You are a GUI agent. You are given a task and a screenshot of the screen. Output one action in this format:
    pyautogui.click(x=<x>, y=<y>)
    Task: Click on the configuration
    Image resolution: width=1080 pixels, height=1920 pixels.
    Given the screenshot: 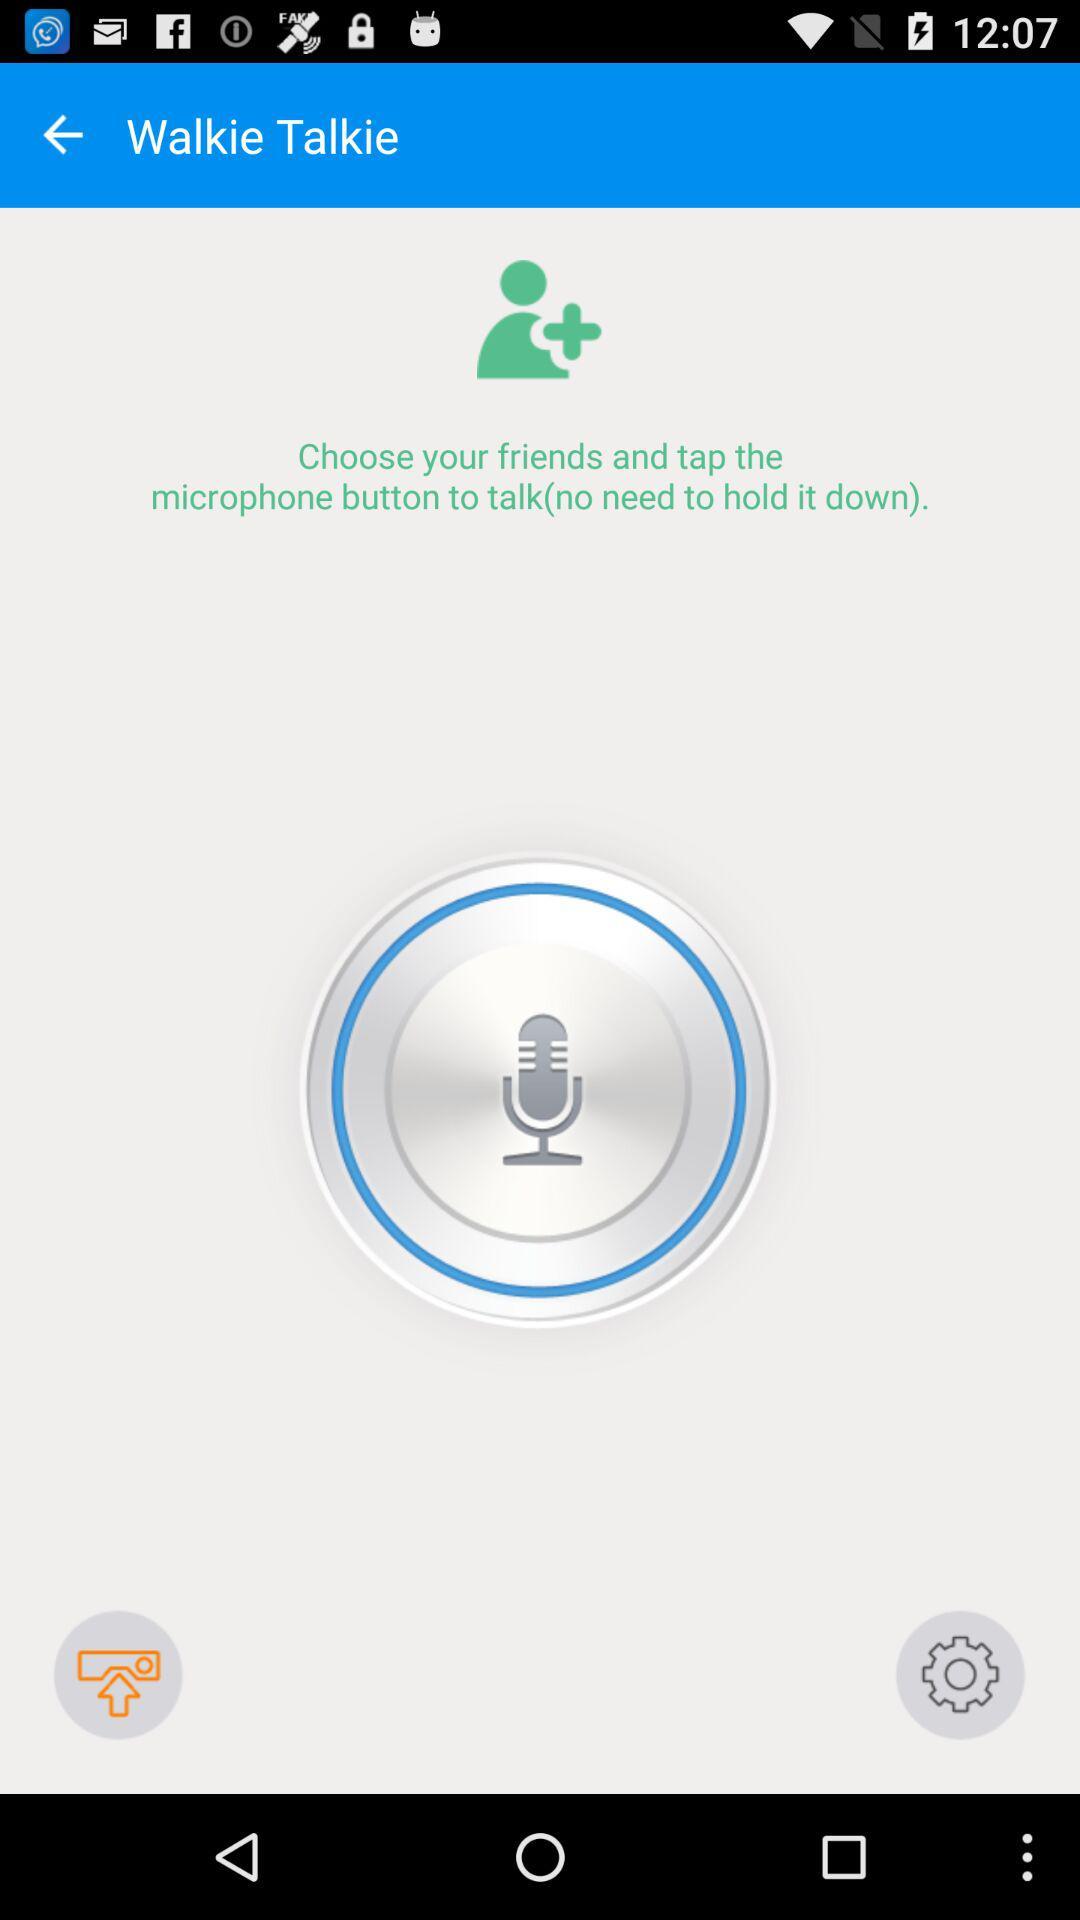 What is the action you would take?
    pyautogui.click(x=960, y=1675)
    